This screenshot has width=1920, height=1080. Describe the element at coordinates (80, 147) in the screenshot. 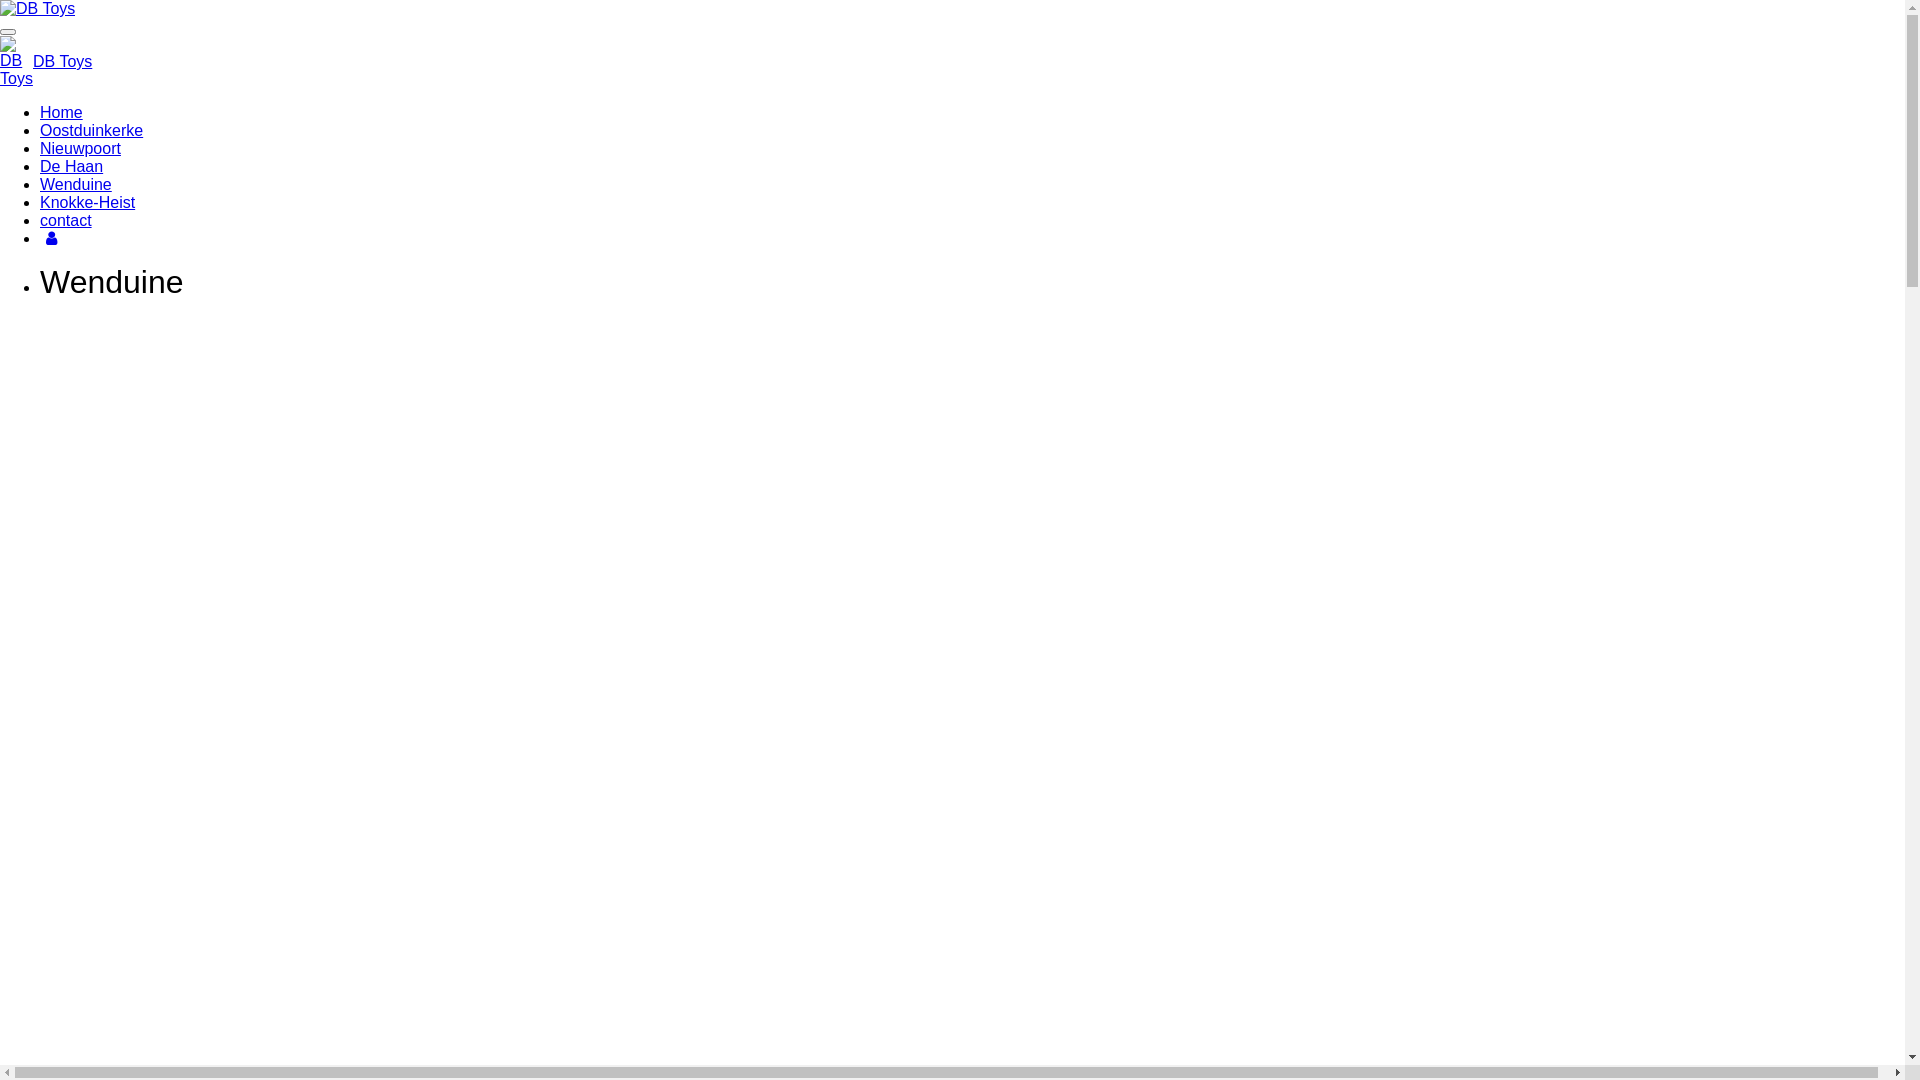

I see `'Nieuwpoort'` at that location.